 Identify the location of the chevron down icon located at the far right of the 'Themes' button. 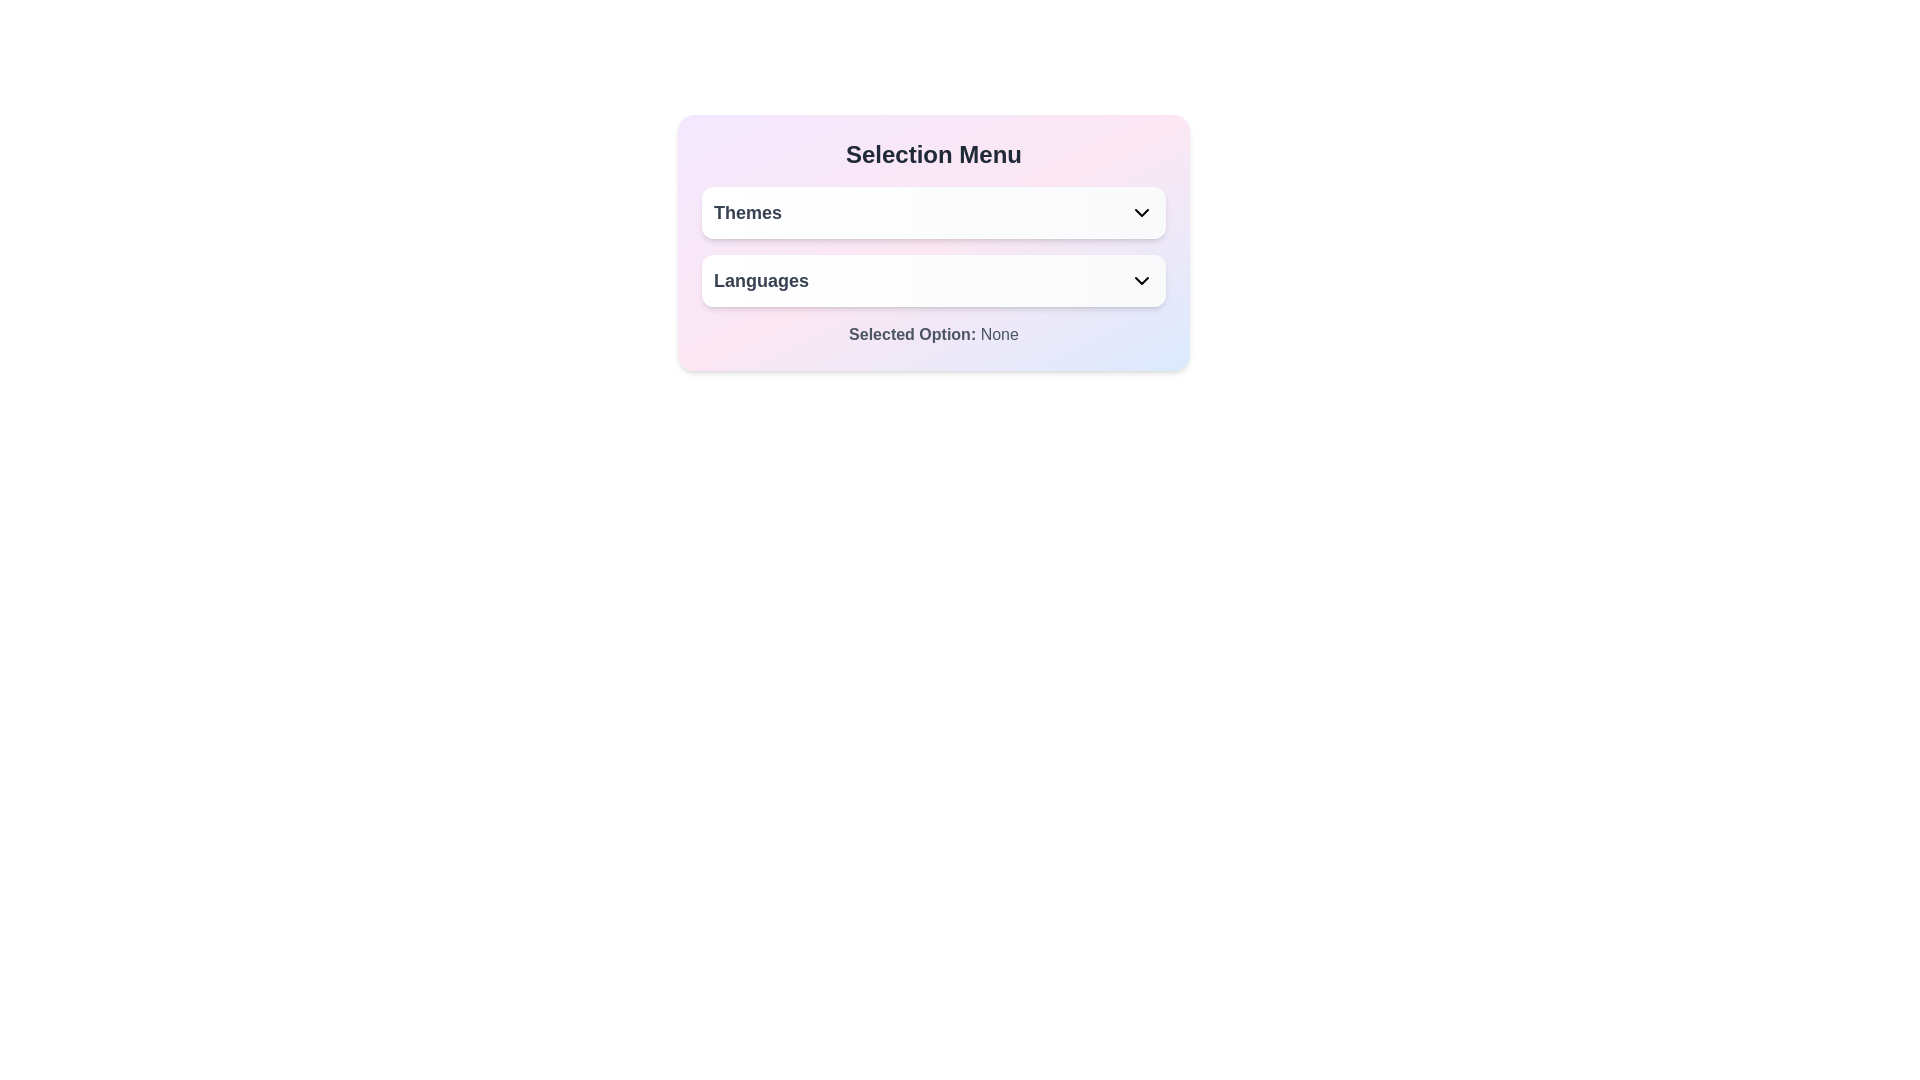
(1142, 212).